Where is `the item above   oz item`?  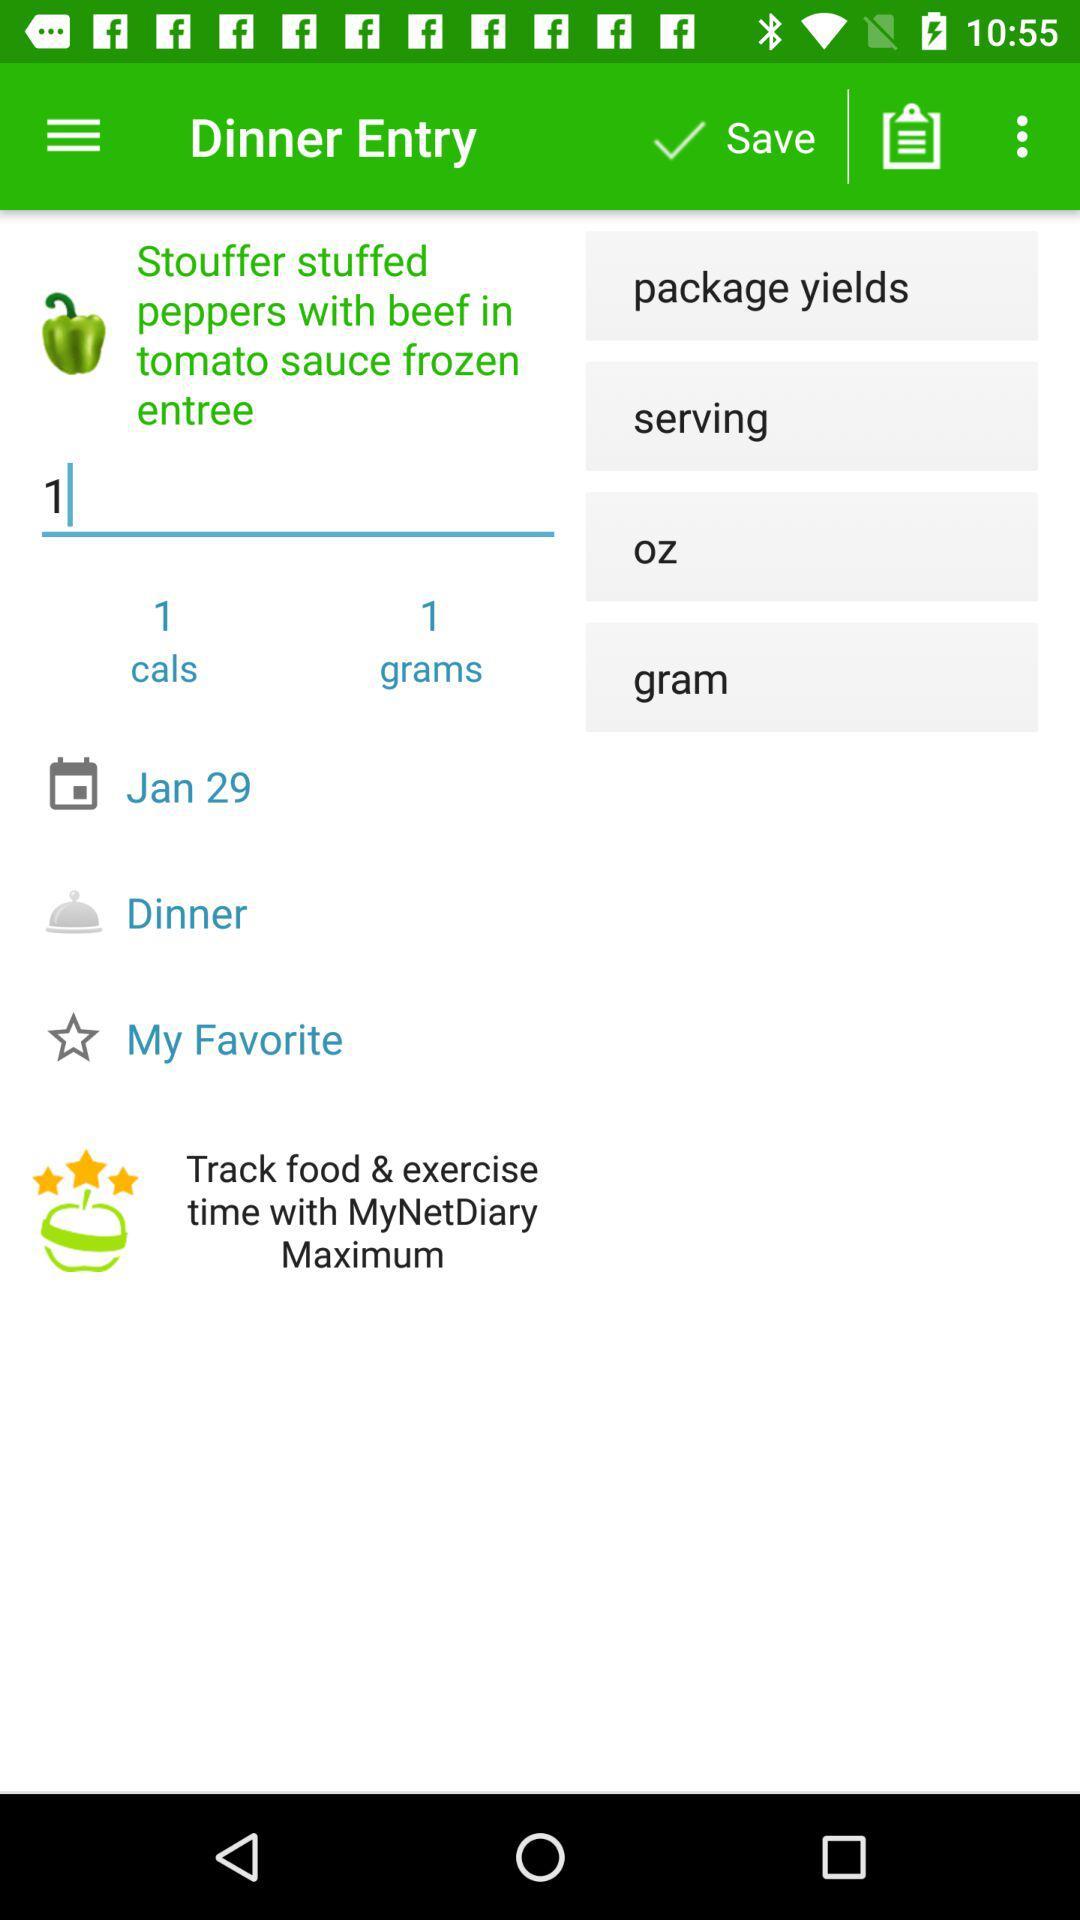
the item above   oz item is located at coordinates (676, 415).